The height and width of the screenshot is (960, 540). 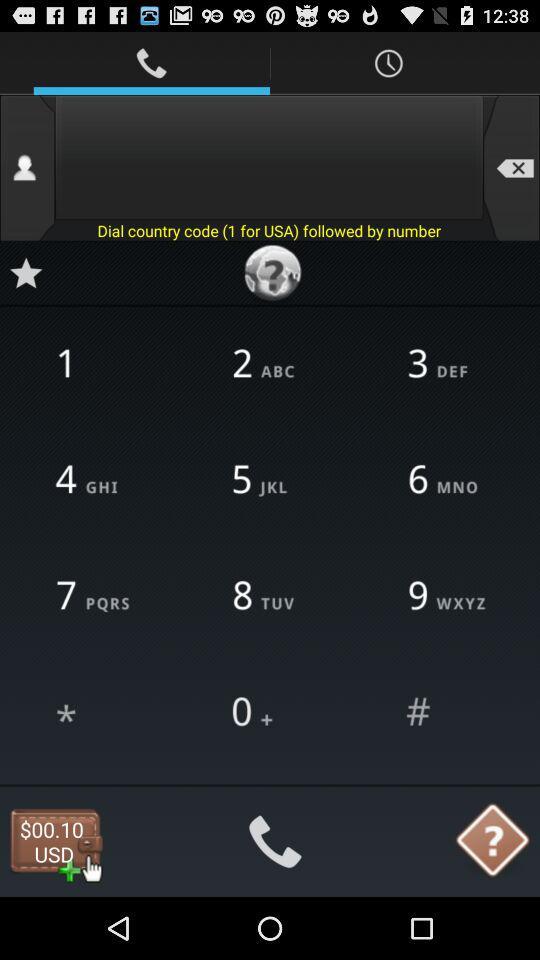 I want to click on the minus icon, so click(x=511, y=178).